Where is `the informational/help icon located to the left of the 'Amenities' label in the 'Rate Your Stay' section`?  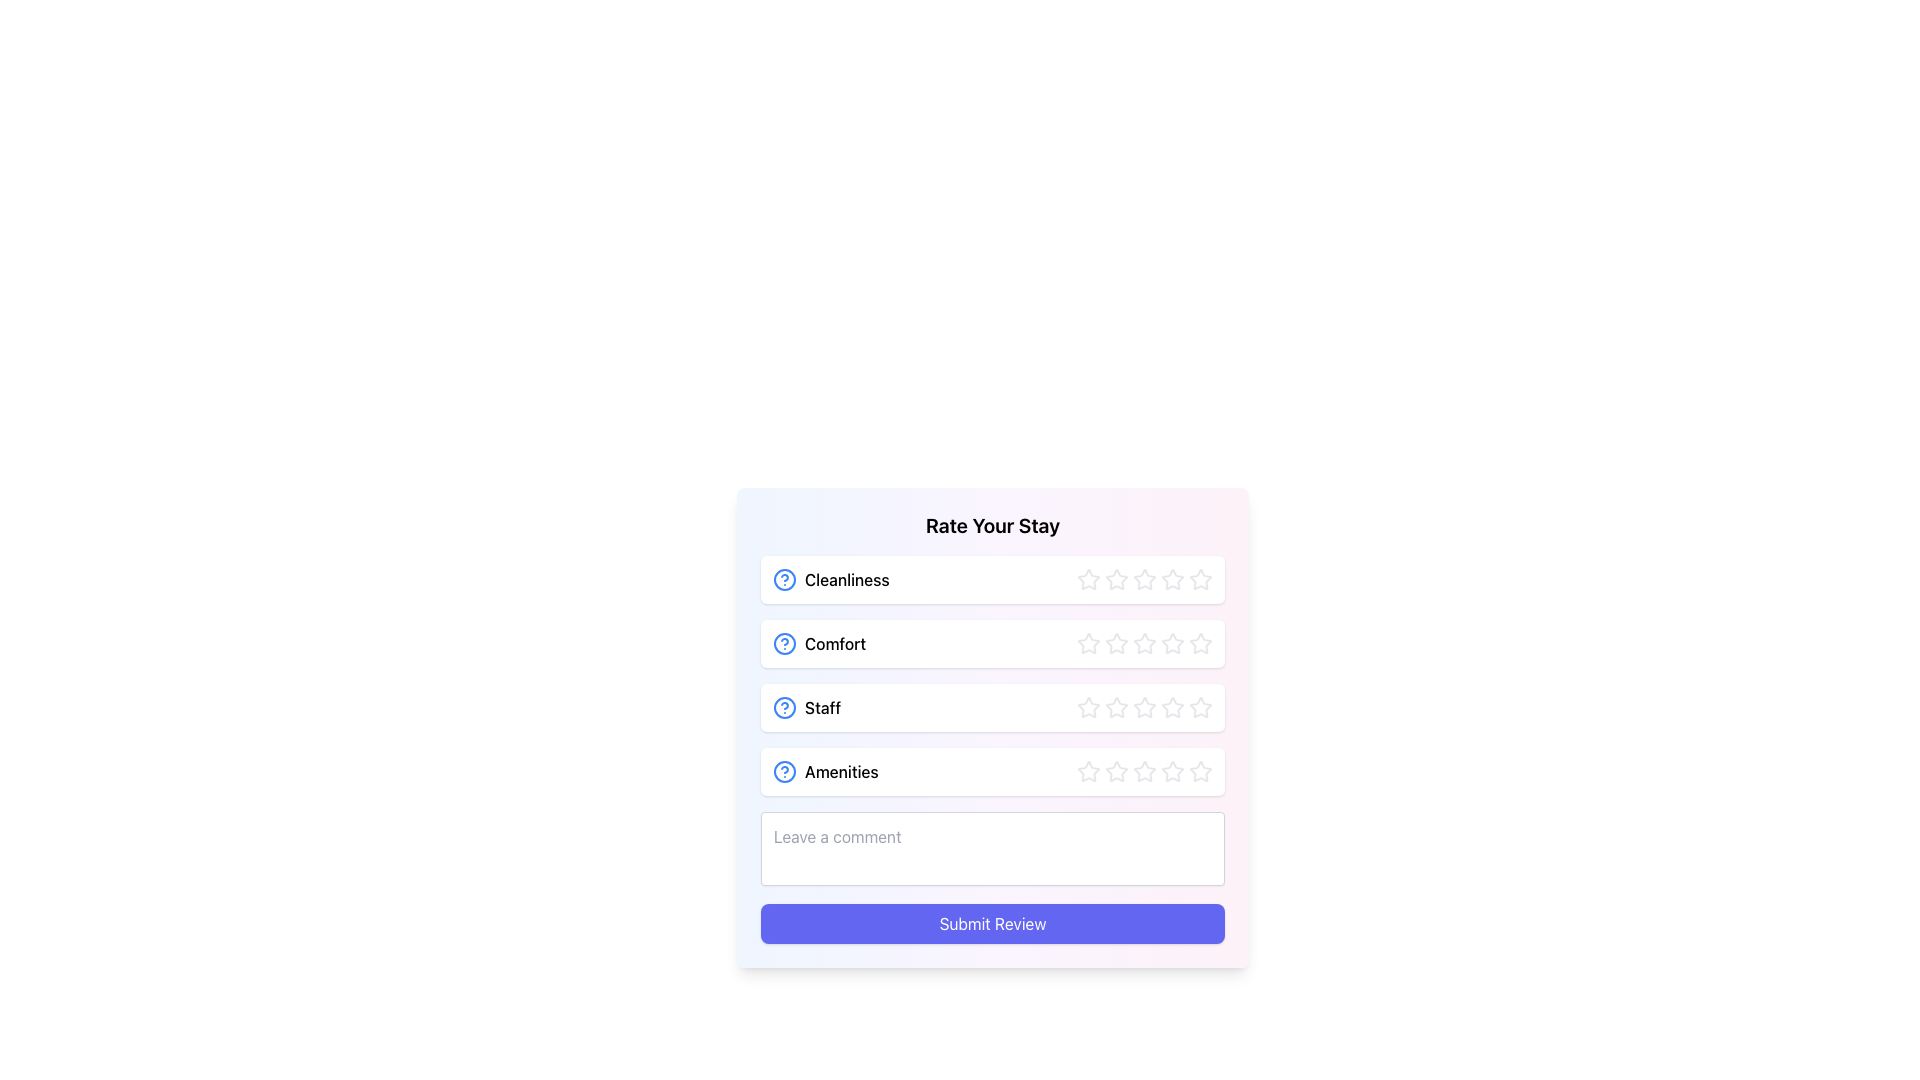 the informational/help icon located to the left of the 'Amenities' label in the 'Rate Your Stay' section is located at coordinates (784, 770).